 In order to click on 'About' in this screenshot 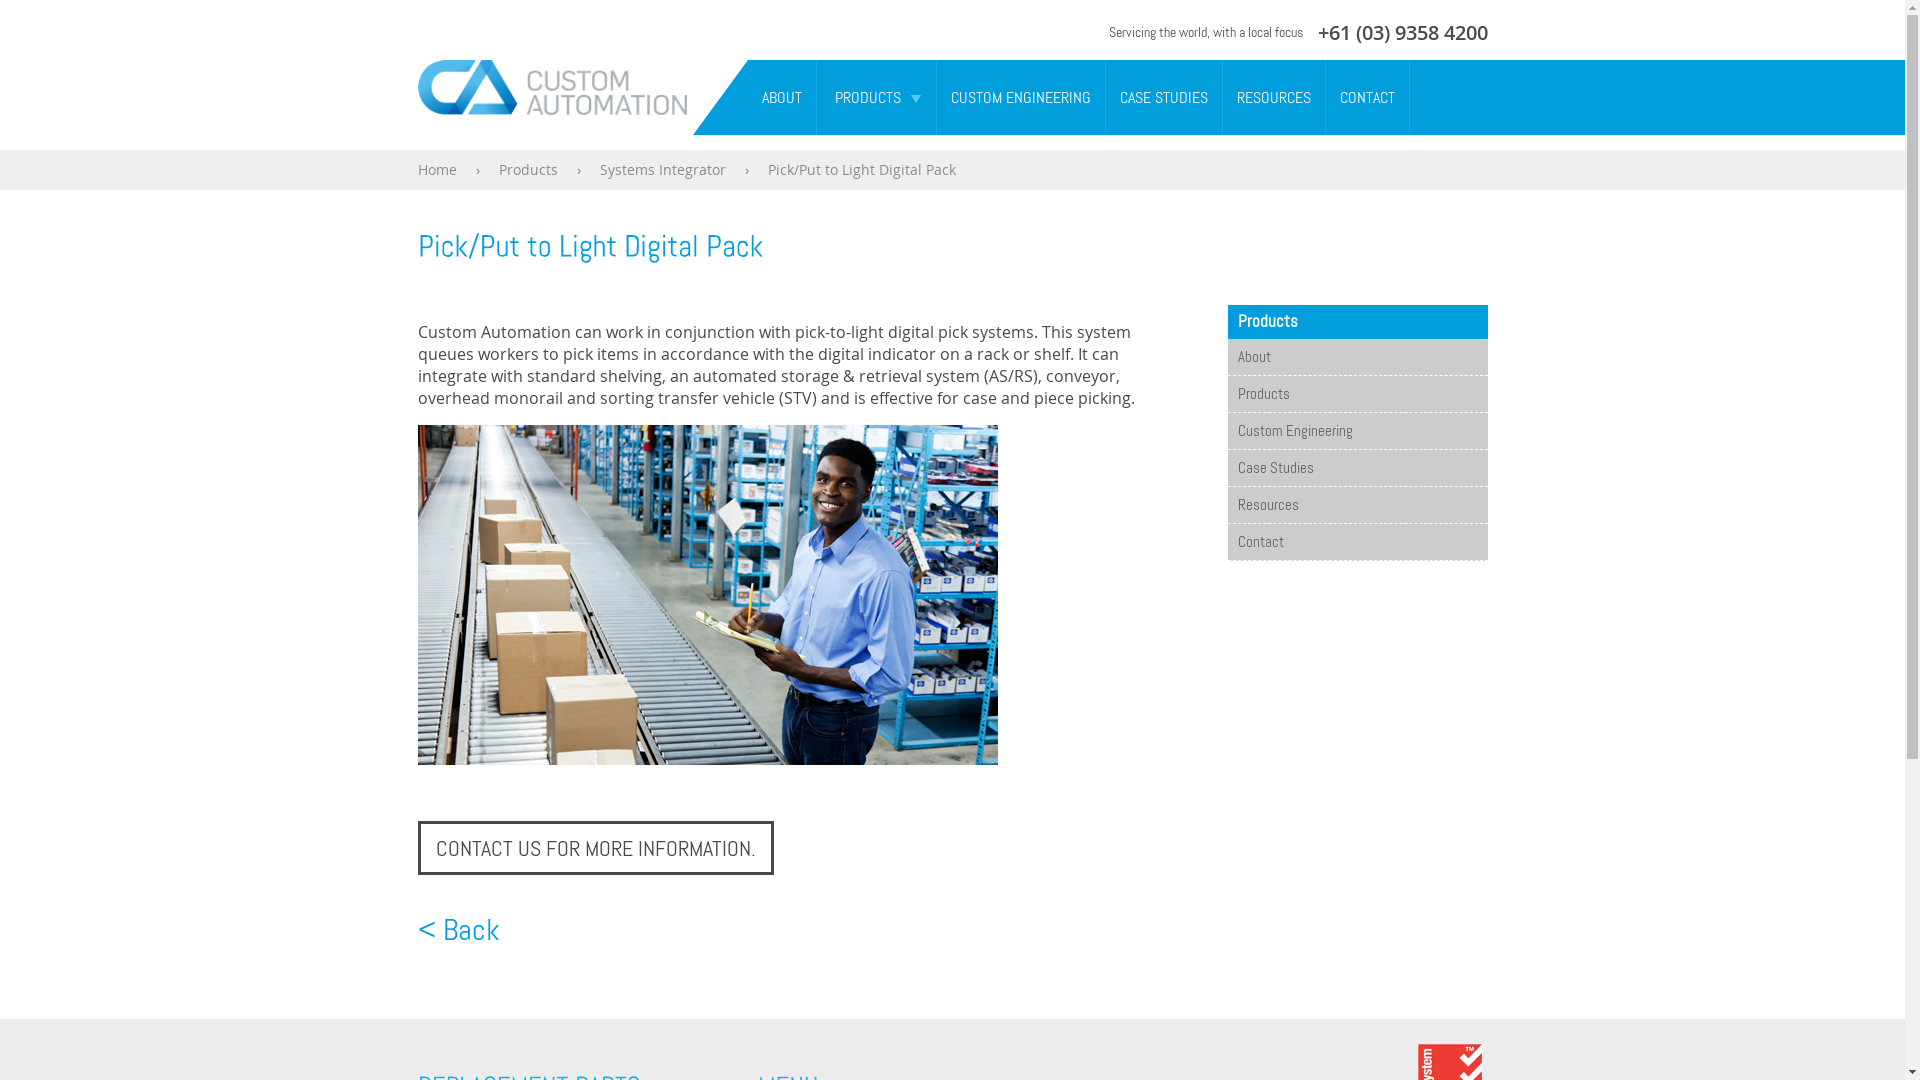, I will do `click(1227, 356)`.